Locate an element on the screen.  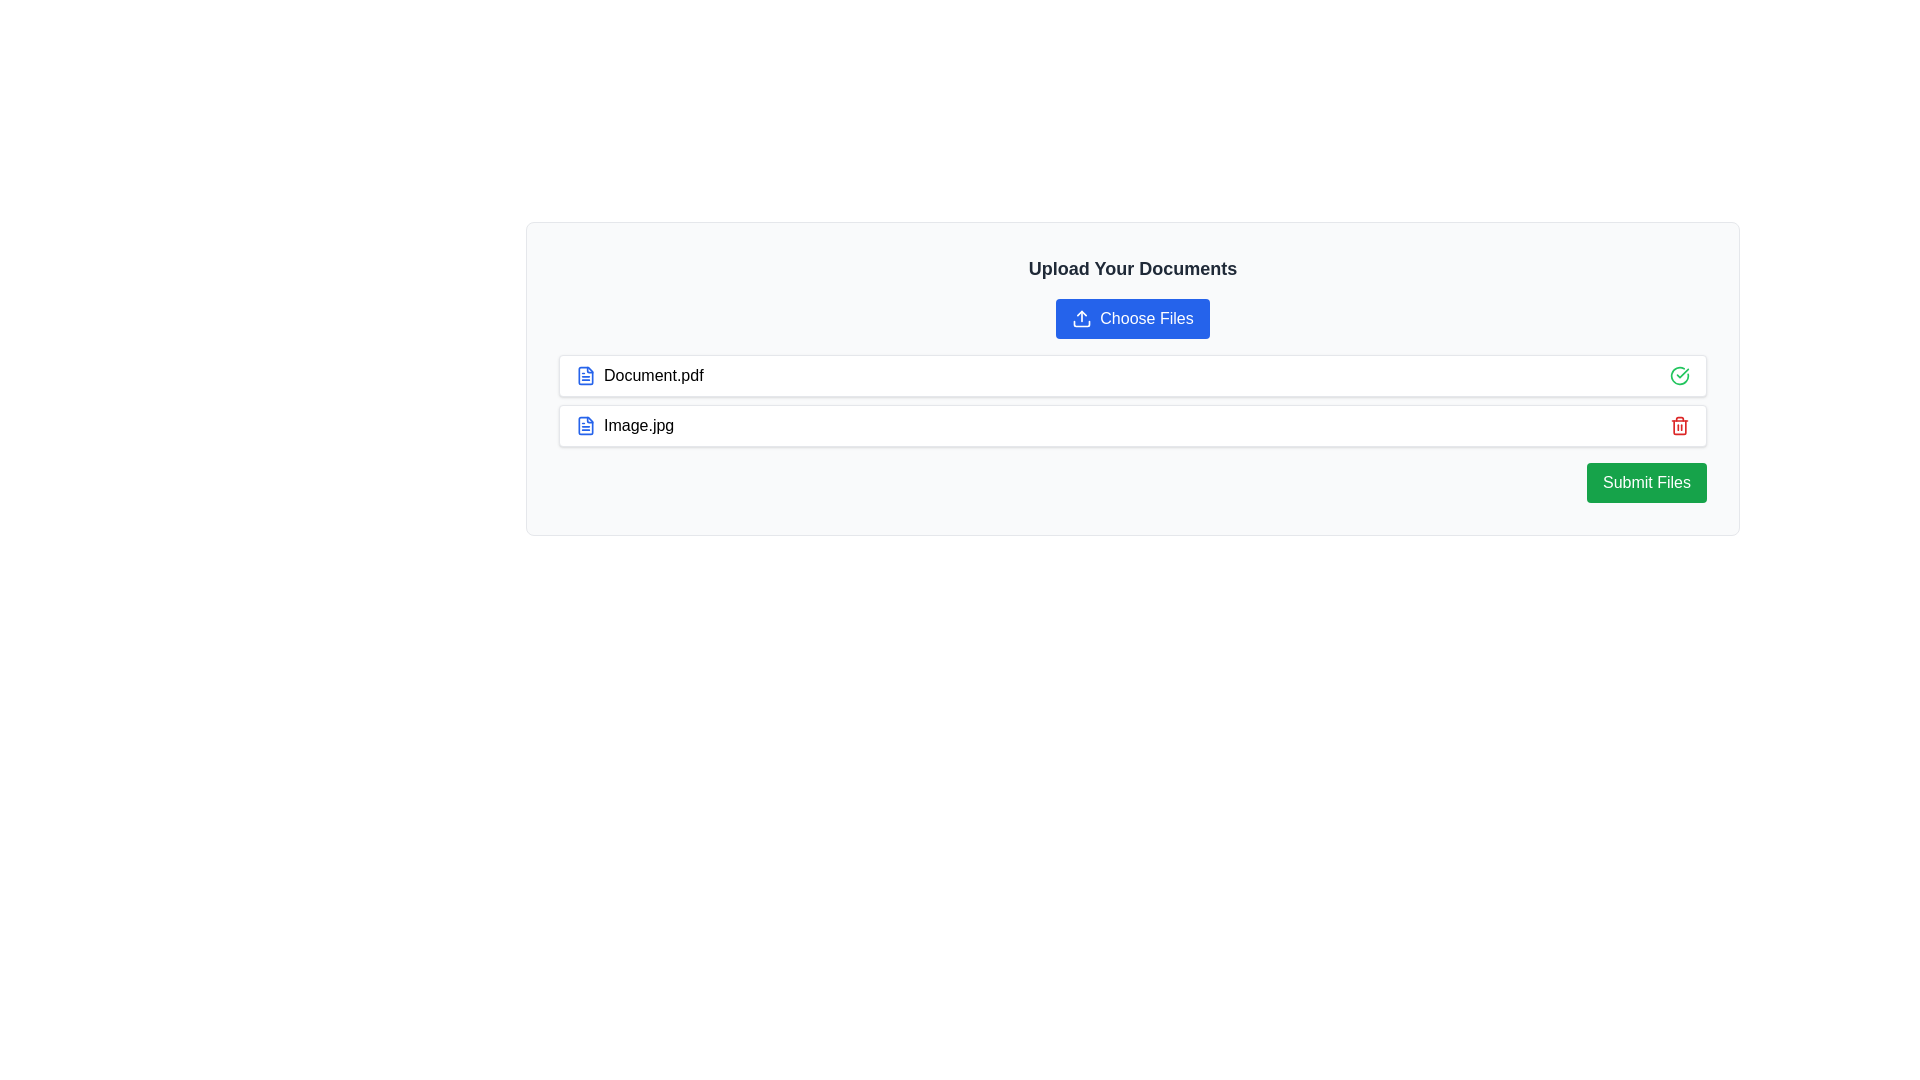
the blue file icon that is positioned to the left of the text label 'Document.pdf', which represents the associated file entry is located at coordinates (584, 375).